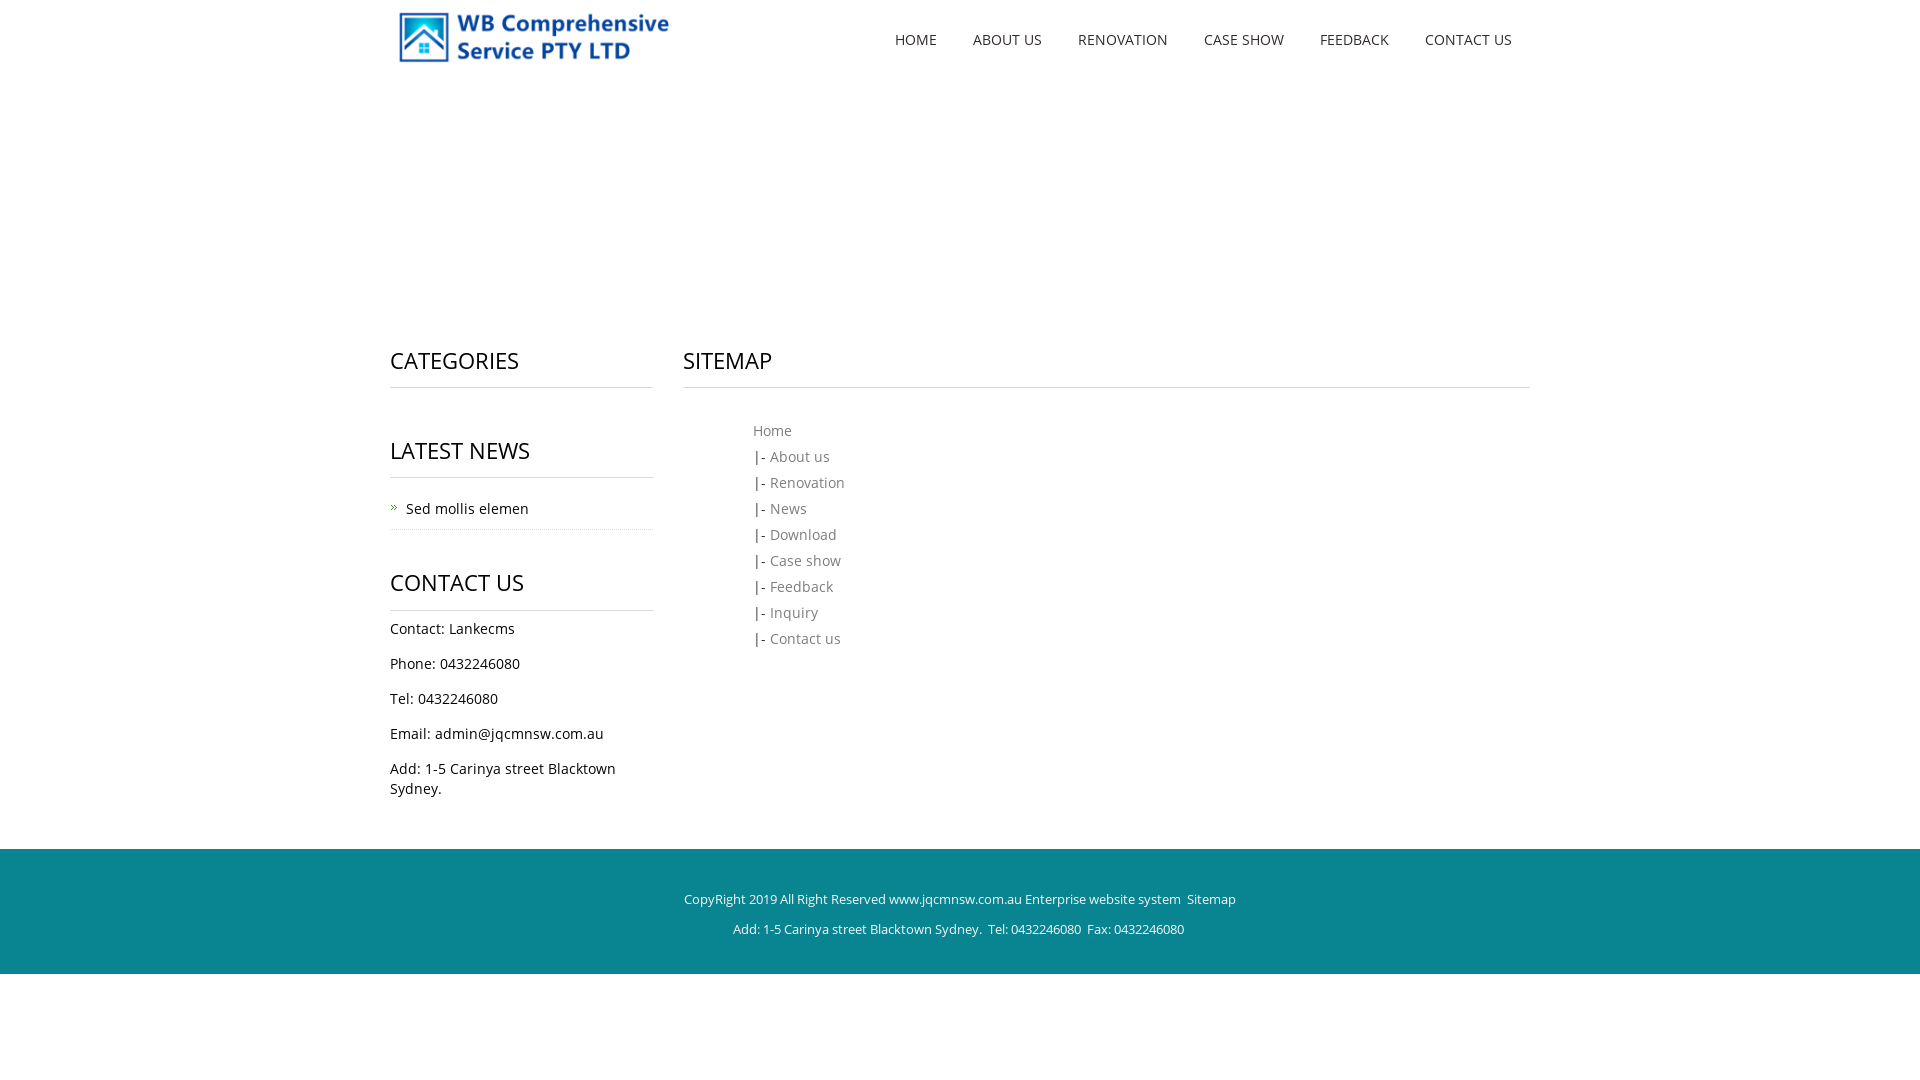 Image resolution: width=1920 pixels, height=1080 pixels. What do you see at coordinates (768, 456) in the screenshot?
I see `'About us'` at bounding box center [768, 456].